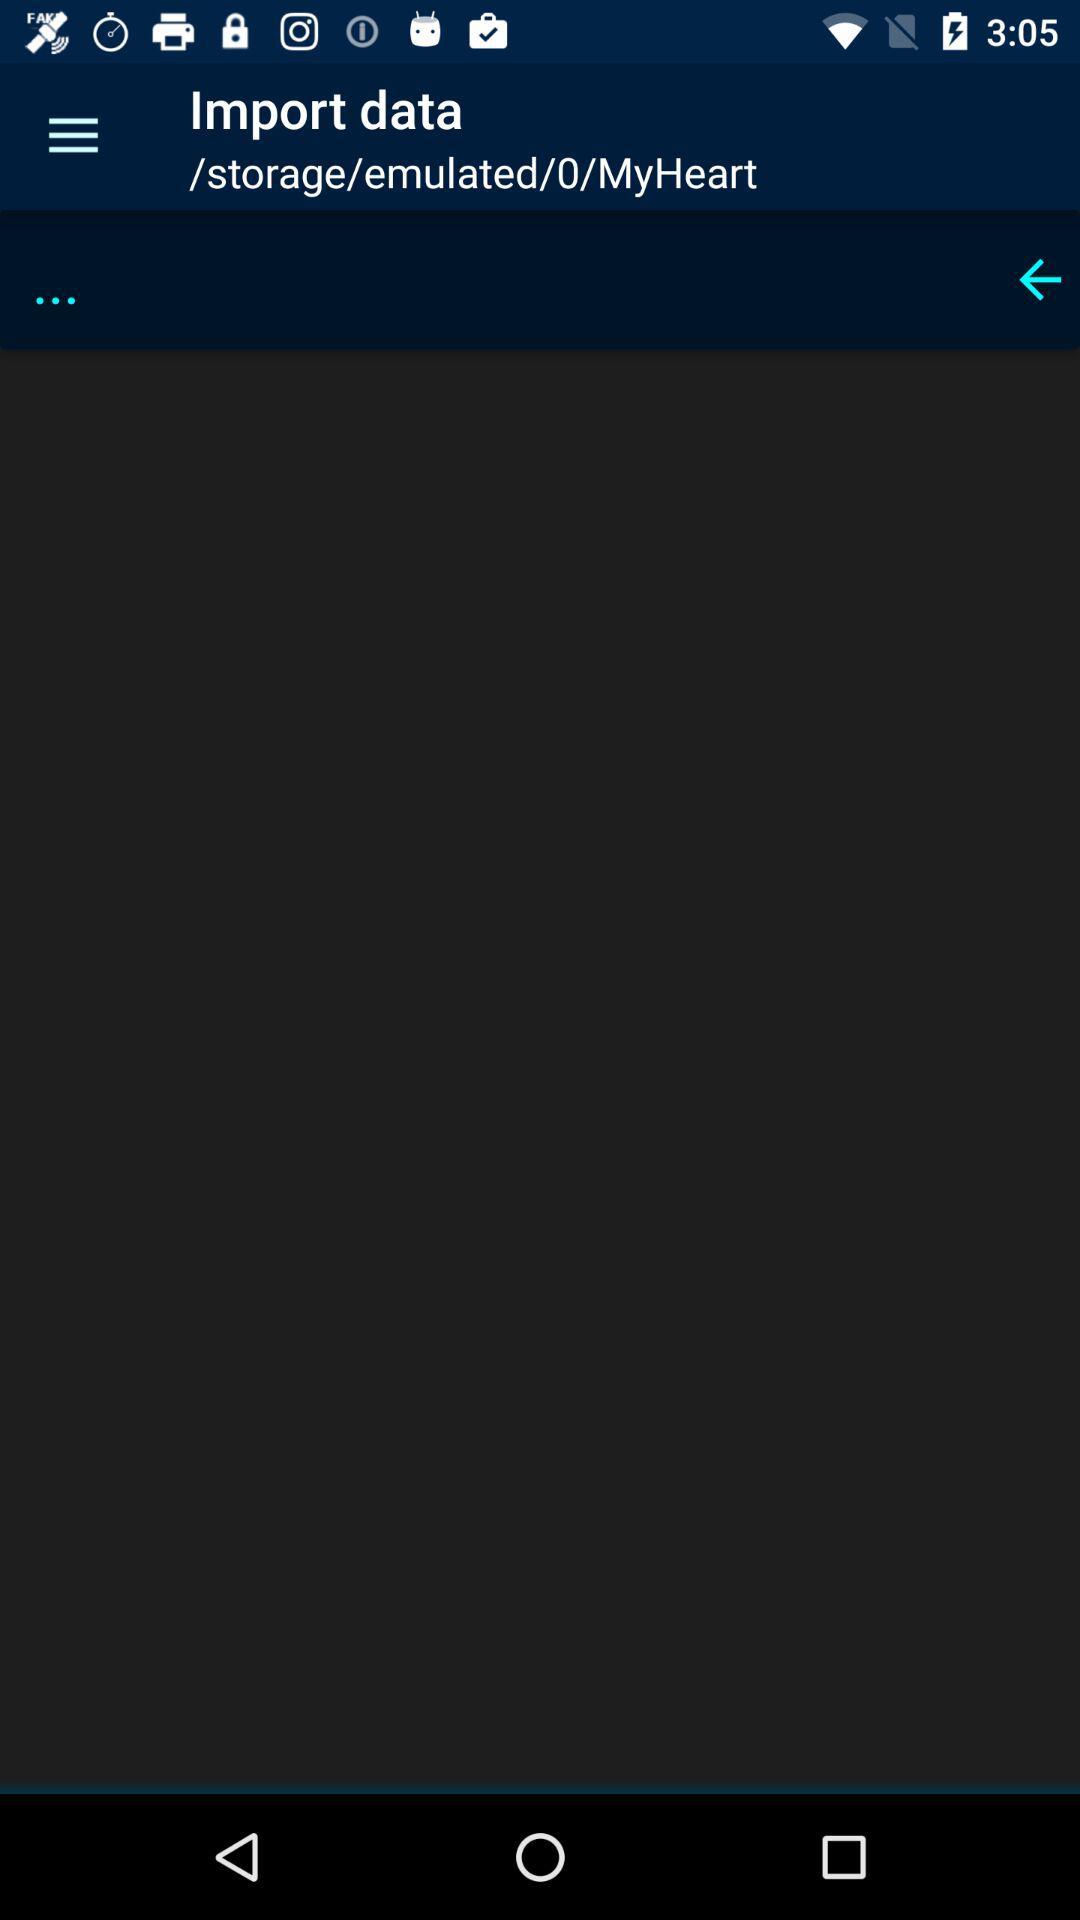 The height and width of the screenshot is (1920, 1080). What do you see at coordinates (72, 135) in the screenshot?
I see `the icon to the left of import data item` at bounding box center [72, 135].